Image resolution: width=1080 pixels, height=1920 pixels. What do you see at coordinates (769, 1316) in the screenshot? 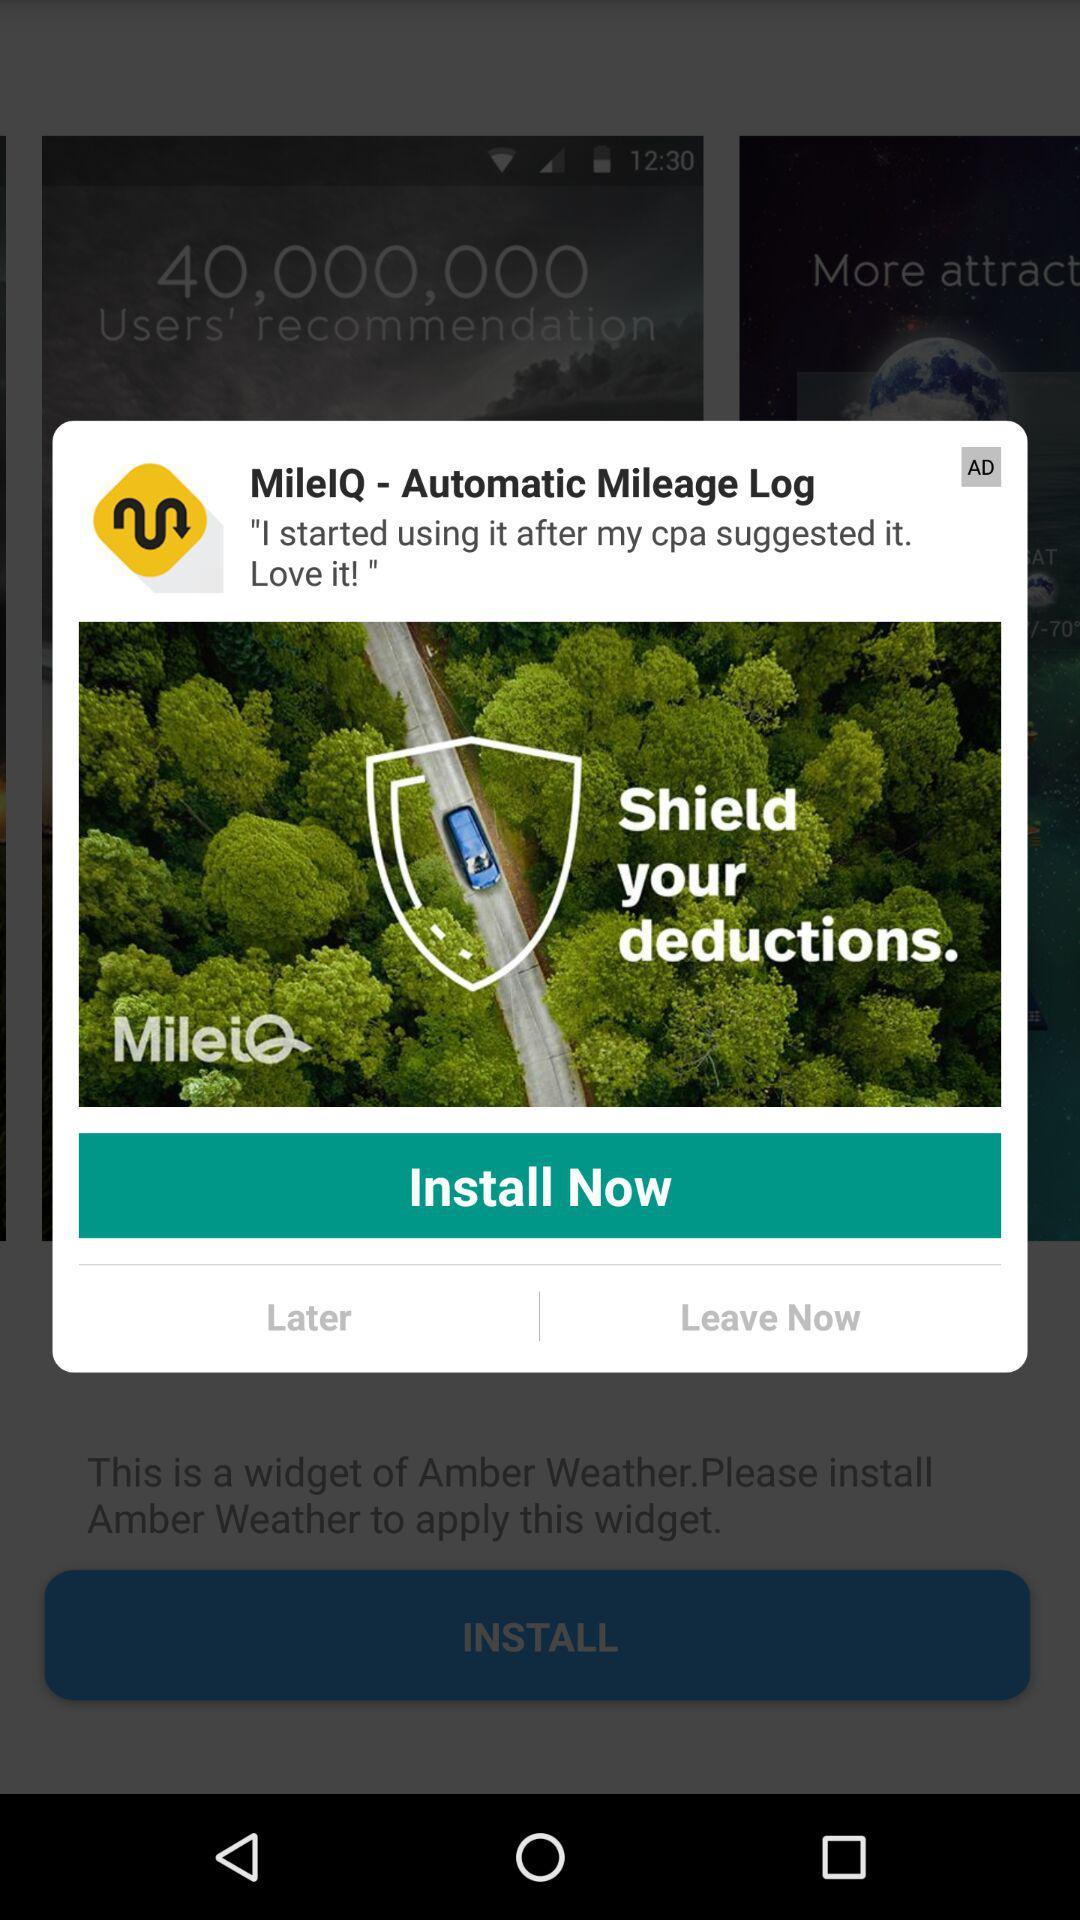
I see `leave now` at bounding box center [769, 1316].